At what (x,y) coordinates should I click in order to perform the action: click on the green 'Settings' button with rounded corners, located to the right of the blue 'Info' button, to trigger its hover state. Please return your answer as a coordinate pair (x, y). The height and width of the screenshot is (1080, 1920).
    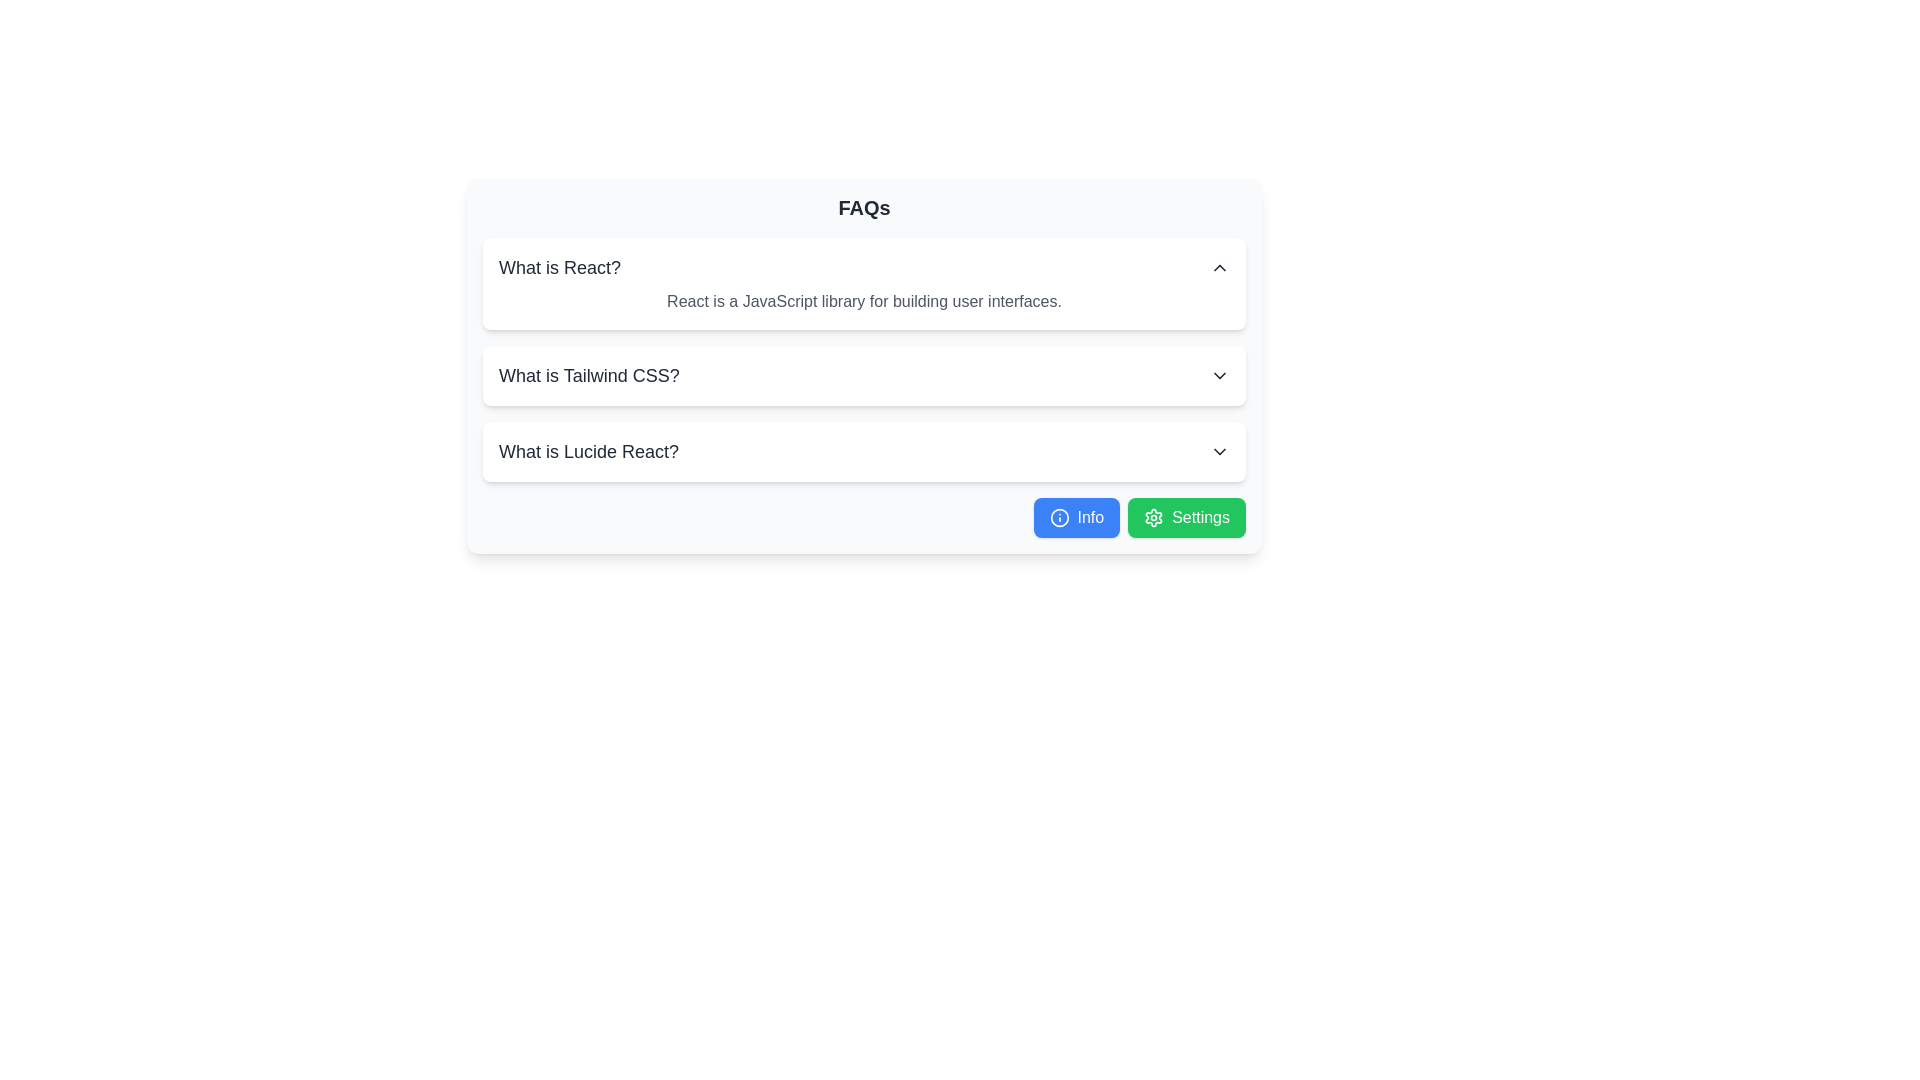
    Looking at the image, I should click on (1187, 516).